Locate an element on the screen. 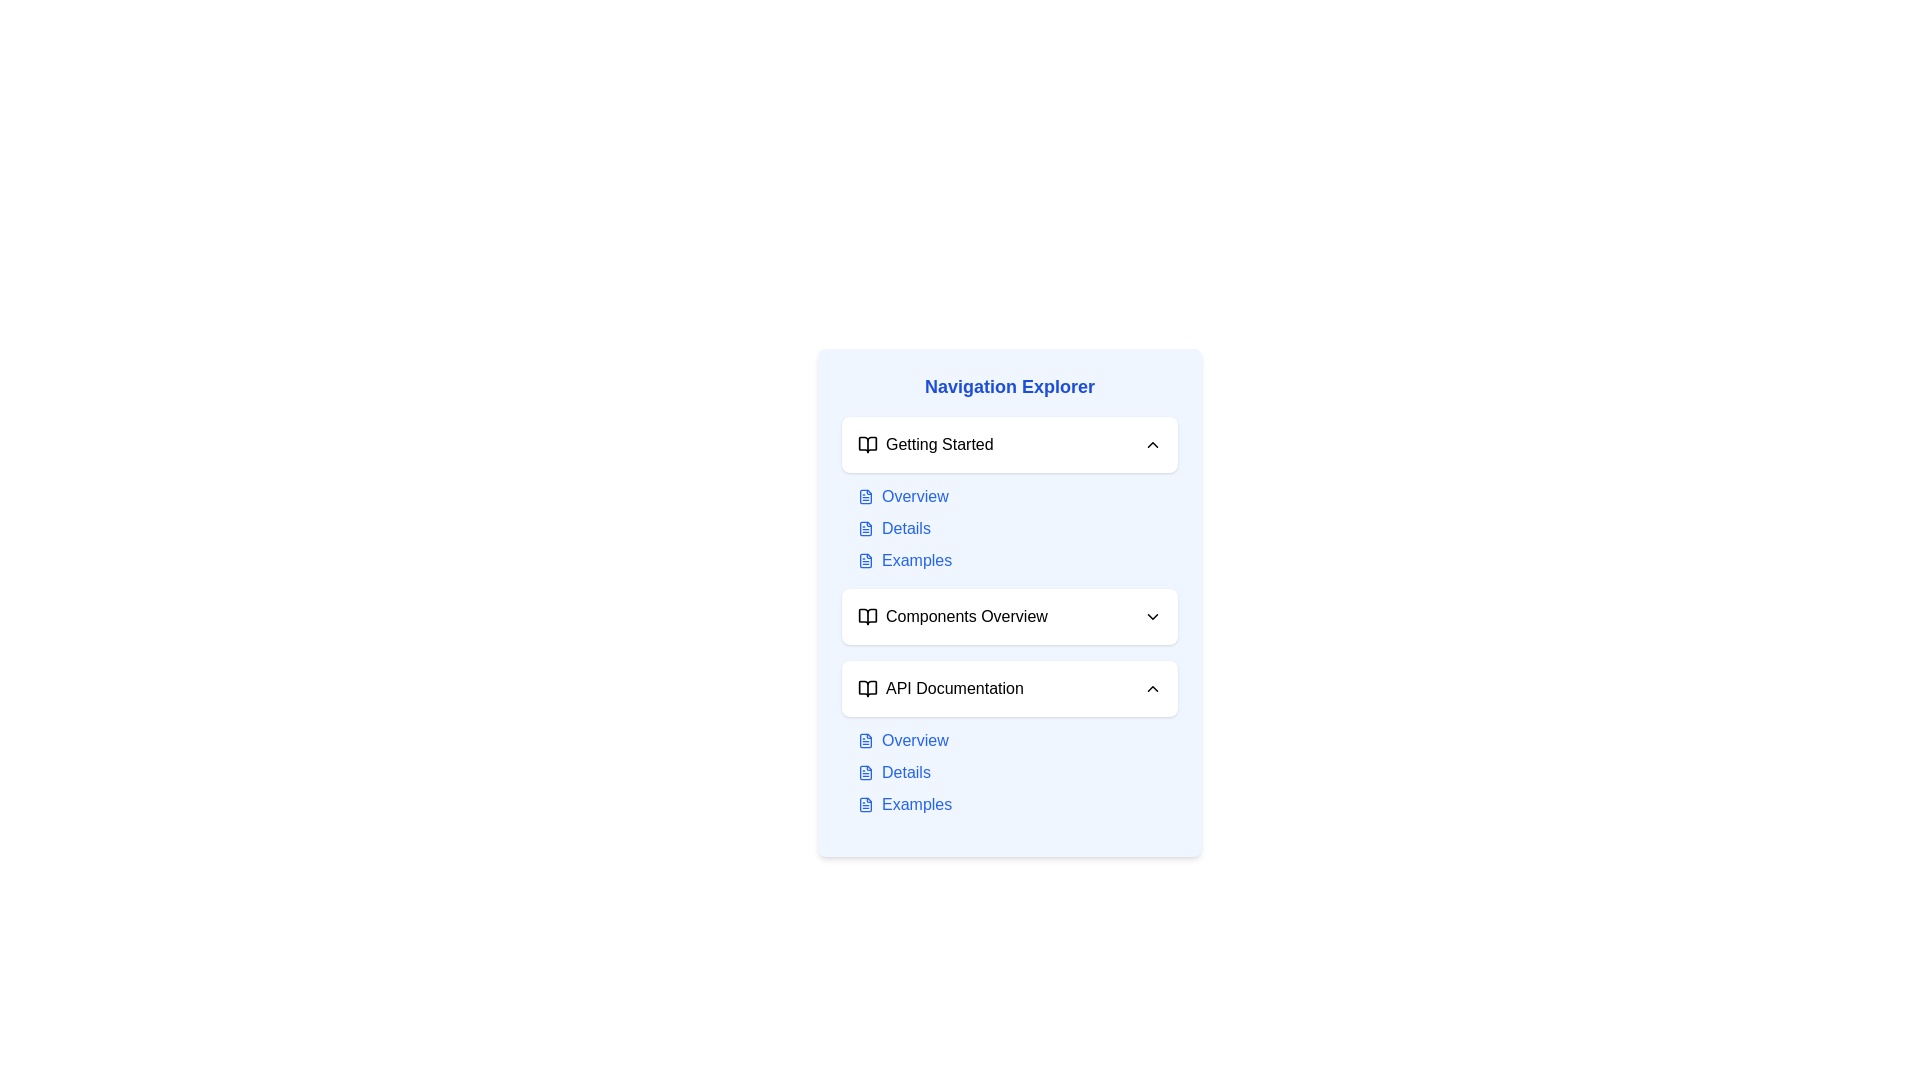 This screenshot has width=1920, height=1080. the document icon with a blue outline located to the left of the 'Overview' text in the 'API Documentation' section is located at coordinates (865, 740).